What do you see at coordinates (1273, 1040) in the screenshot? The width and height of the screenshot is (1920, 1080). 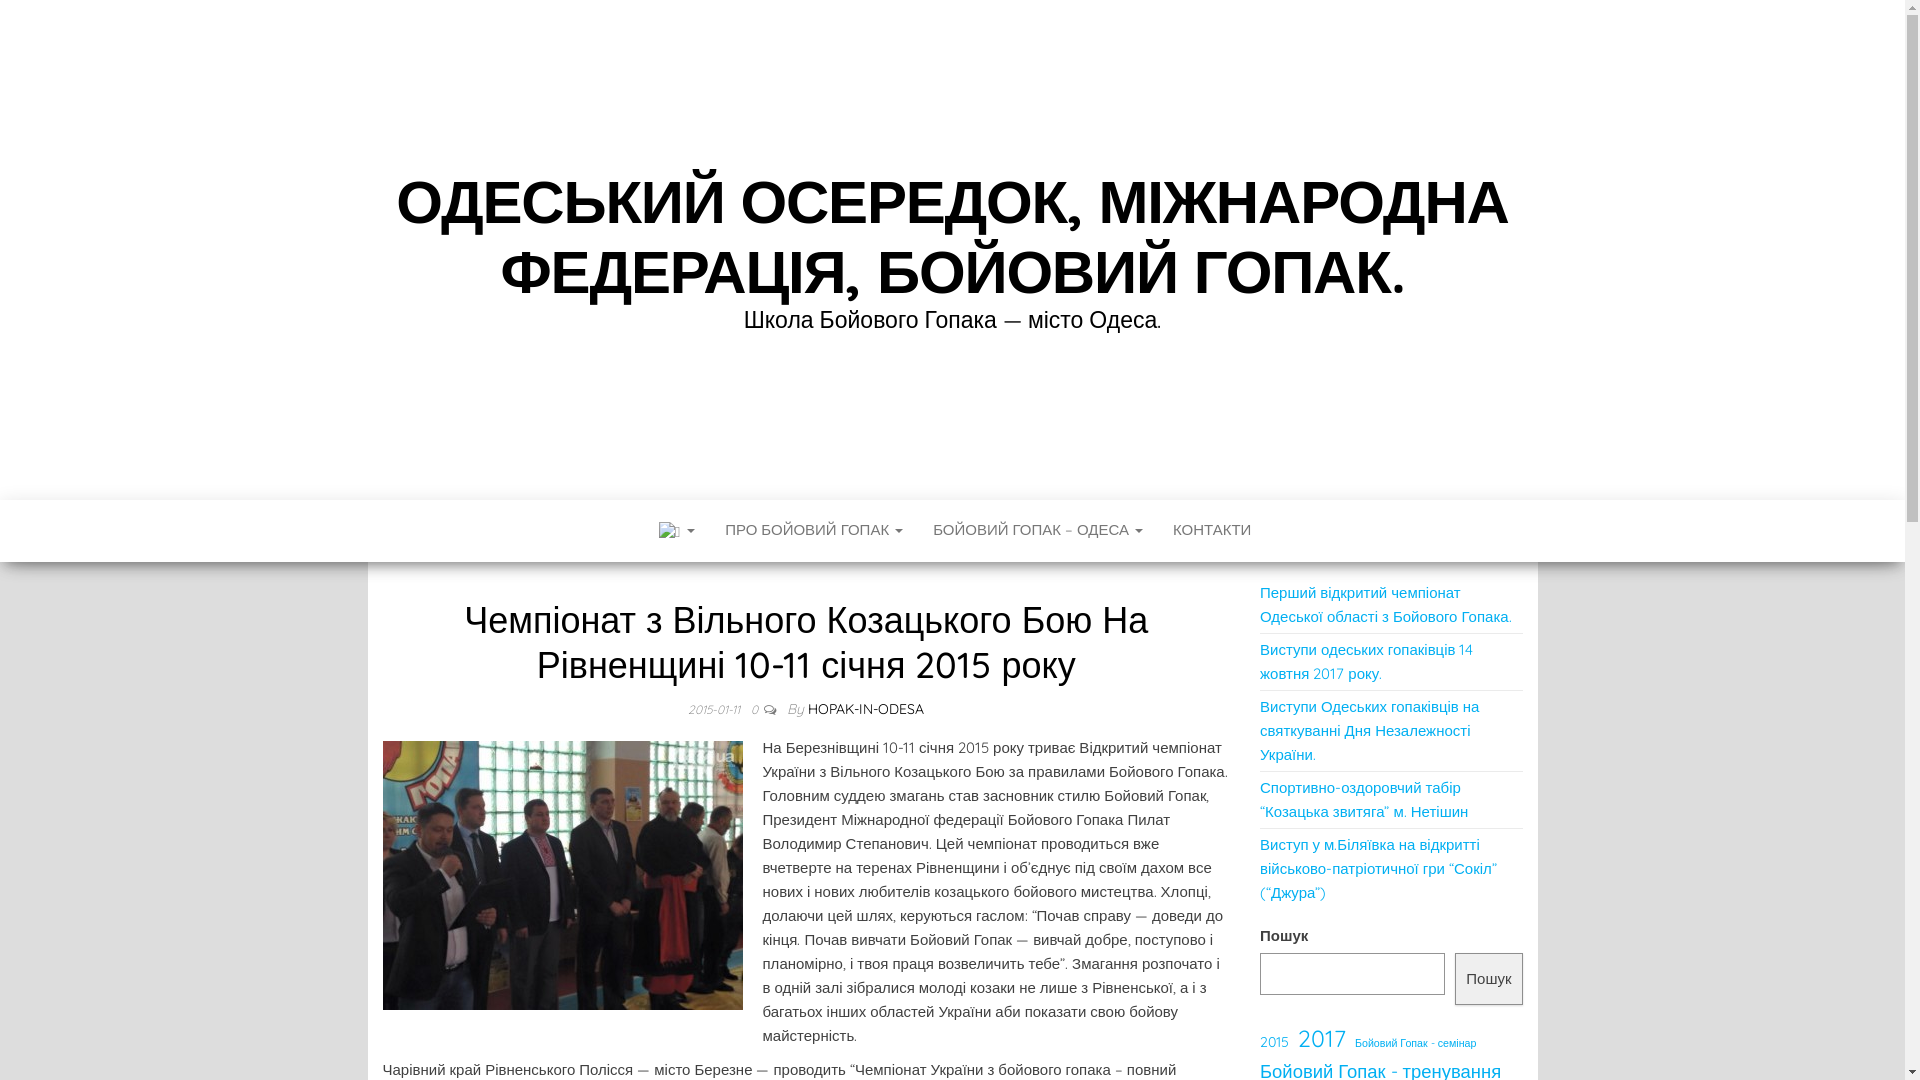 I see `'2015'` at bounding box center [1273, 1040].